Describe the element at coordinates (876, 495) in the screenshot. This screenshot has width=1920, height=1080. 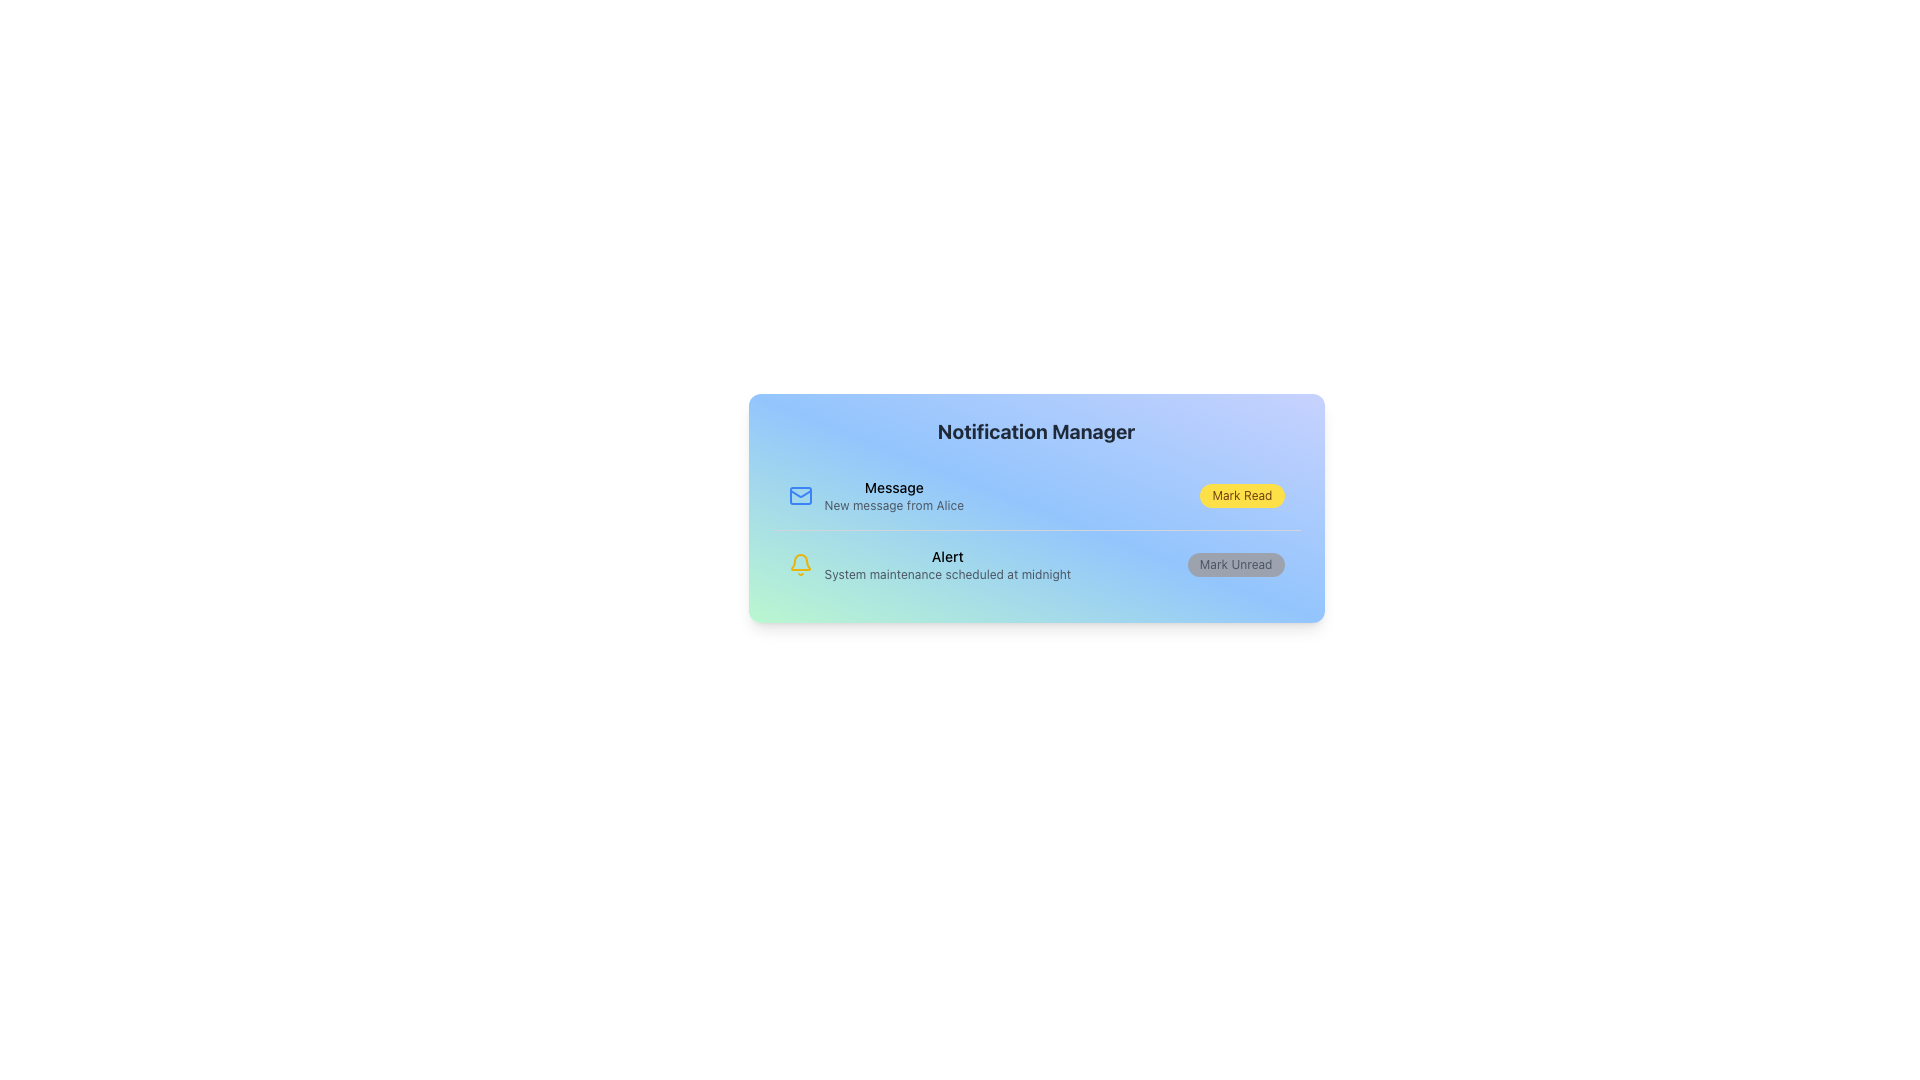
I see `the Text and Icon Combination element that features bold text 'Message' and smaller text 'New message from Alice' with an envelope icon to the left` at that location.